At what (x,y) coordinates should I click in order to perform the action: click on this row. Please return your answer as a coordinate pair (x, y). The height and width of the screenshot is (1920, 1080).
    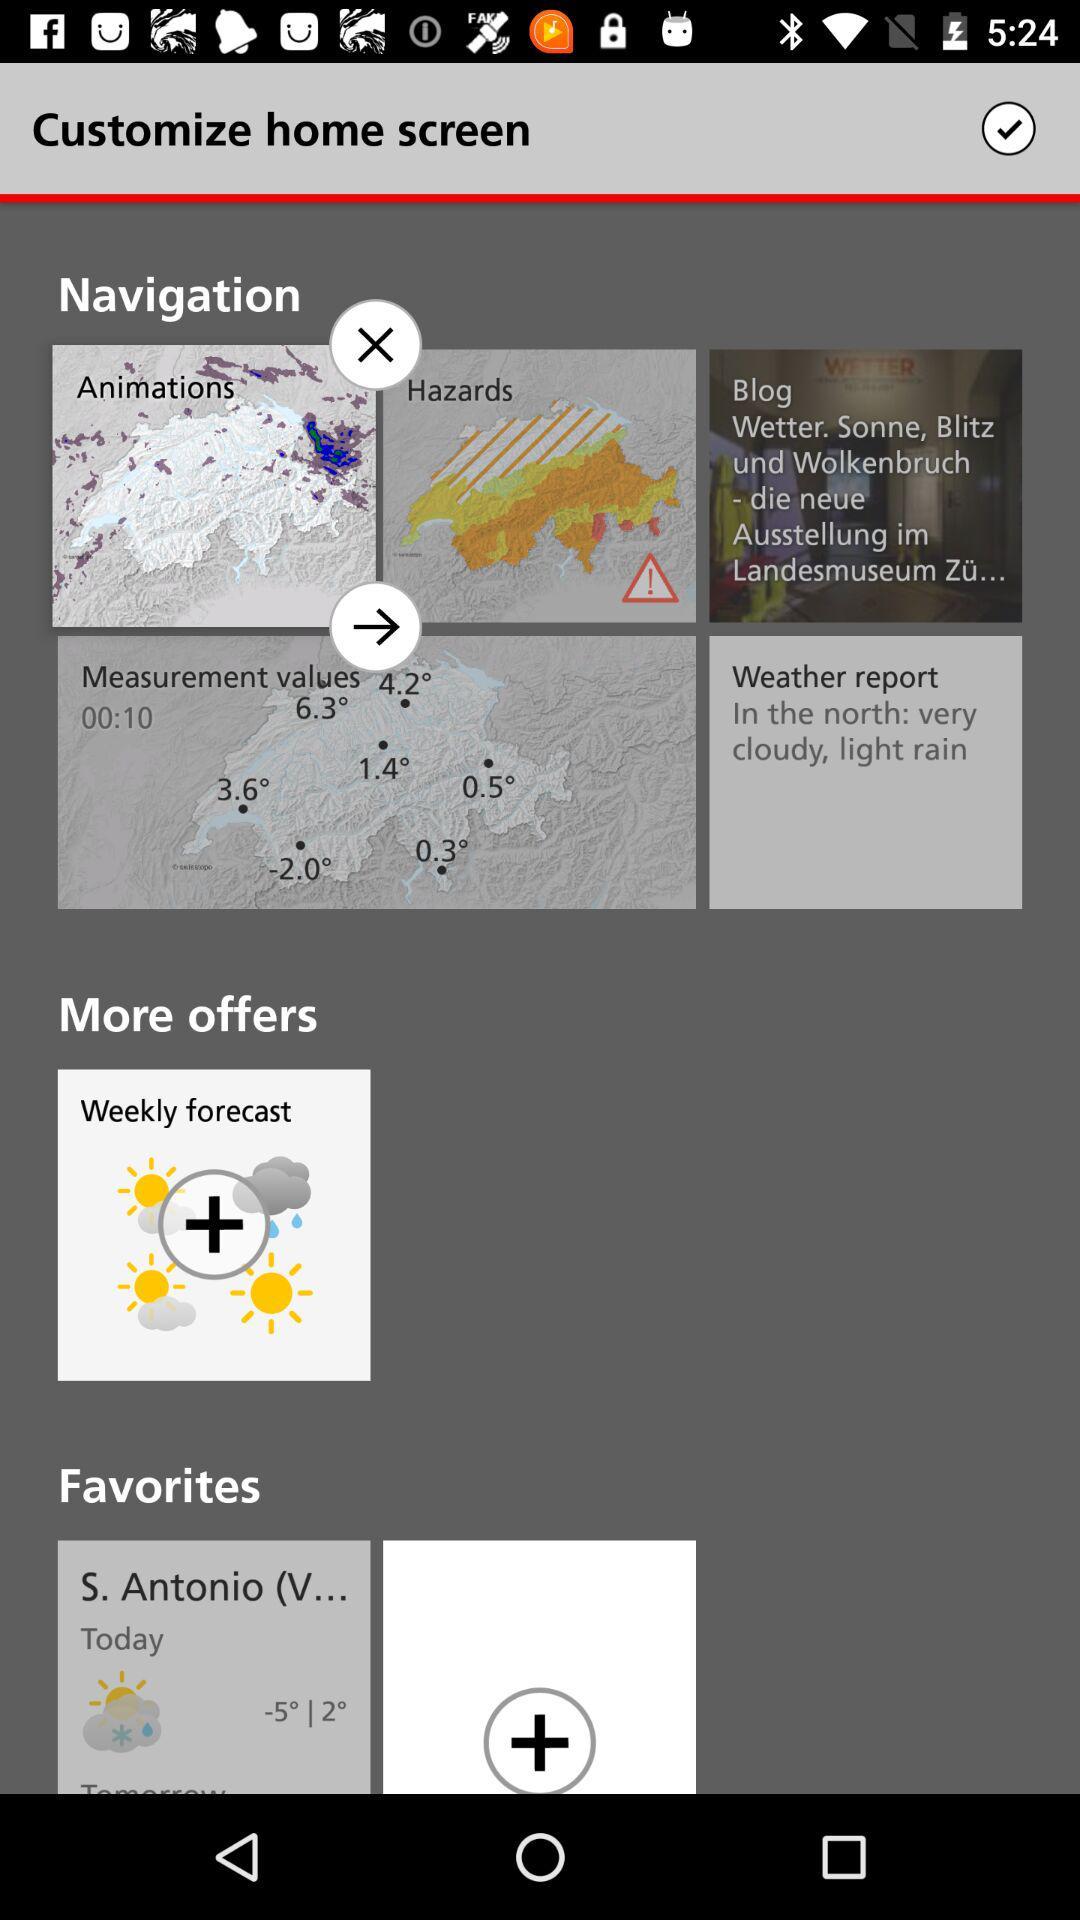
    Looking at the image, I should click on (374, 345).